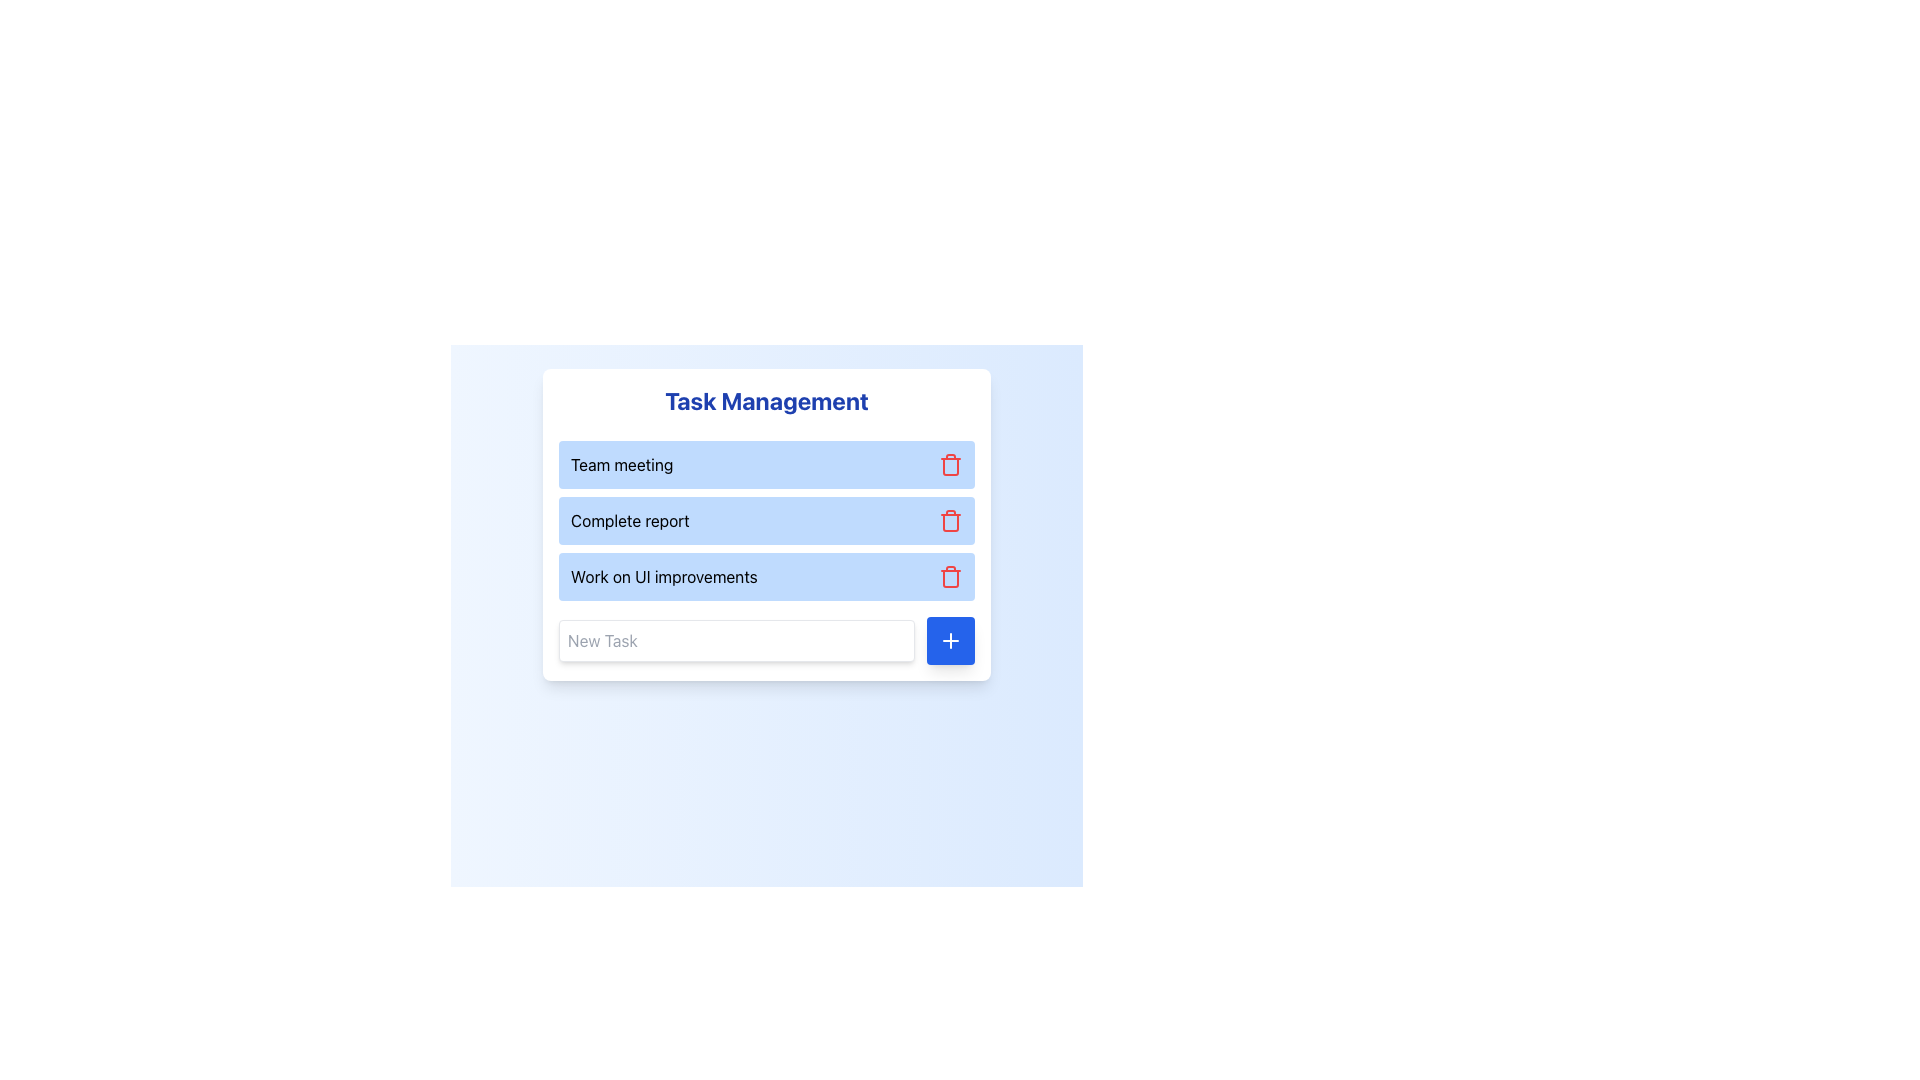 The width and height of the screenshot is (1920, 1080). What do you see at coordinates (949, 578) in the screenshot?
I see `the central portion of the trash bin icon, which is outlined in red and positioned to the right of the 'Work on UI improvements' task` at bounding box center [949, 578].